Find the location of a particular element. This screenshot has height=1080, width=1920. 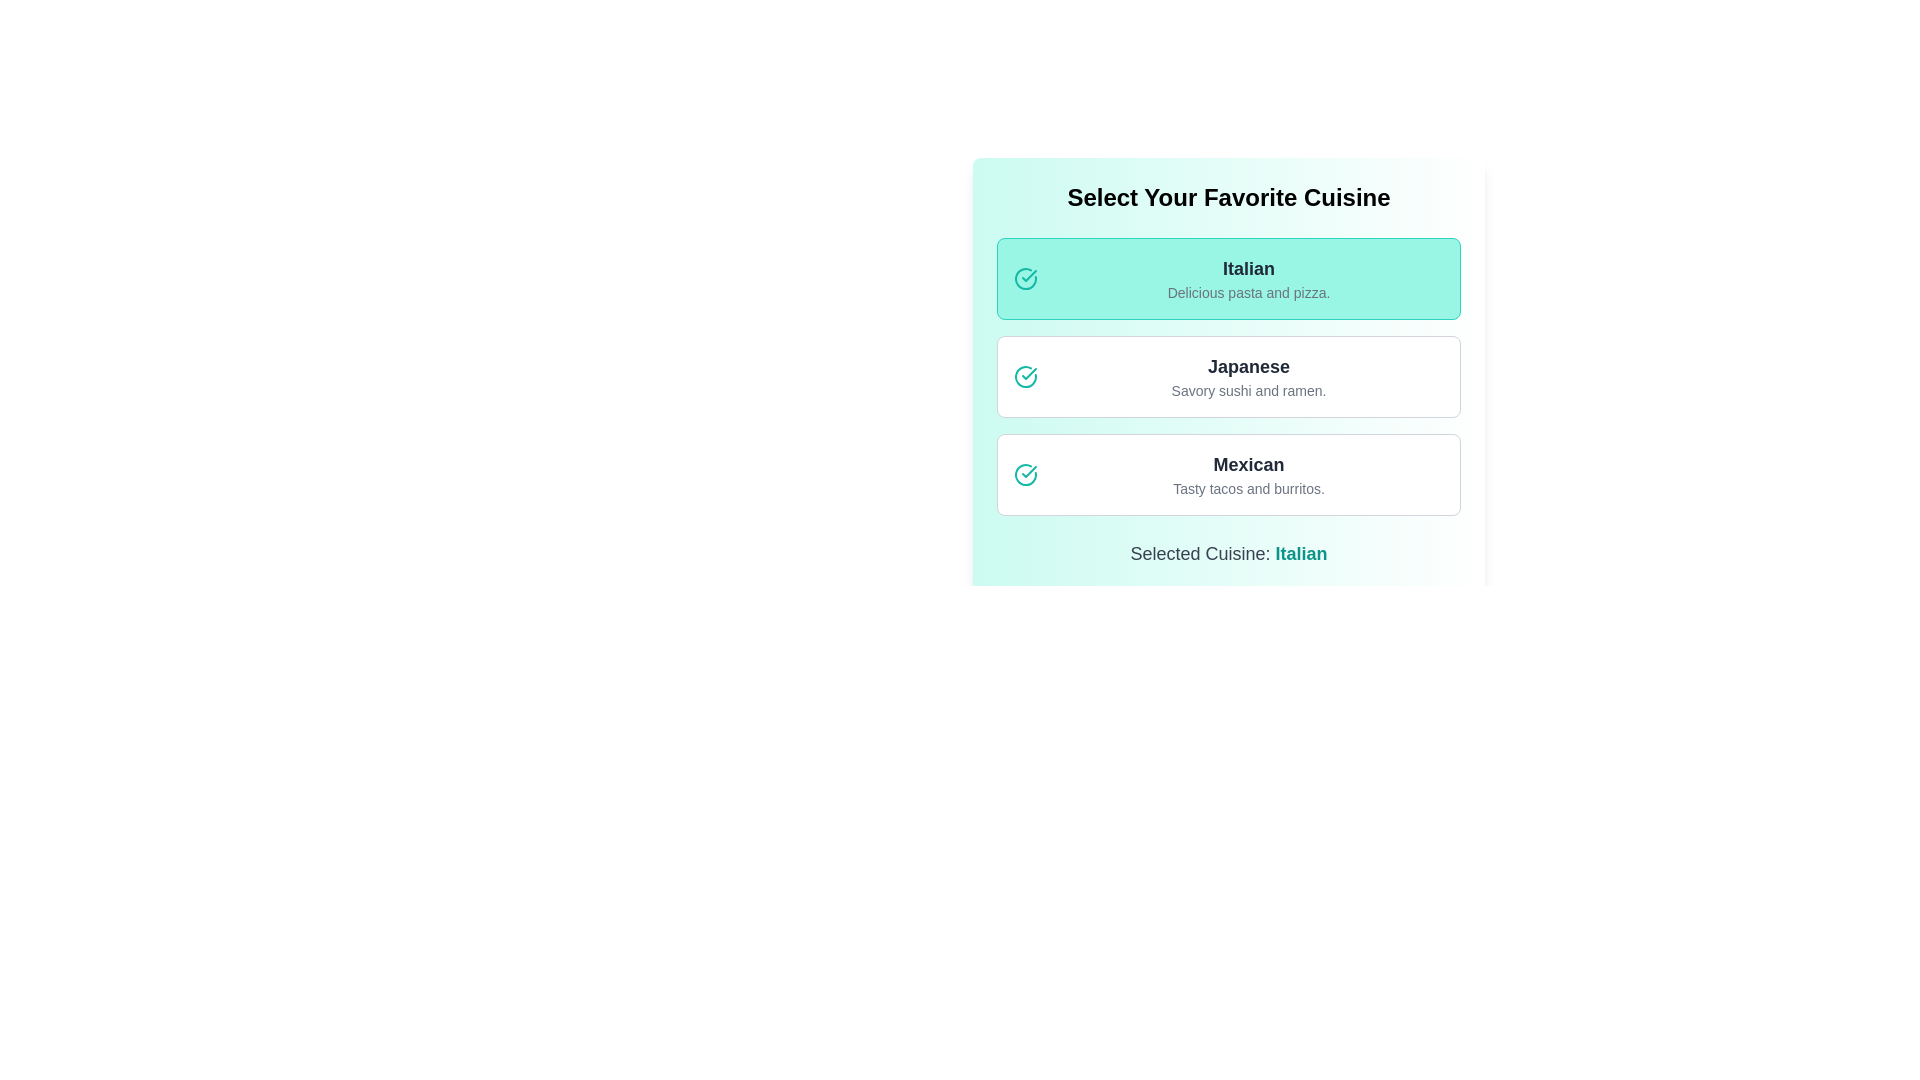

the 'Italian' cuisine label, which is the first line of text in the highlighted 'Italian' cuisine selector box located in the upper-middle section of the interface is located at coordinates (1247, 268).